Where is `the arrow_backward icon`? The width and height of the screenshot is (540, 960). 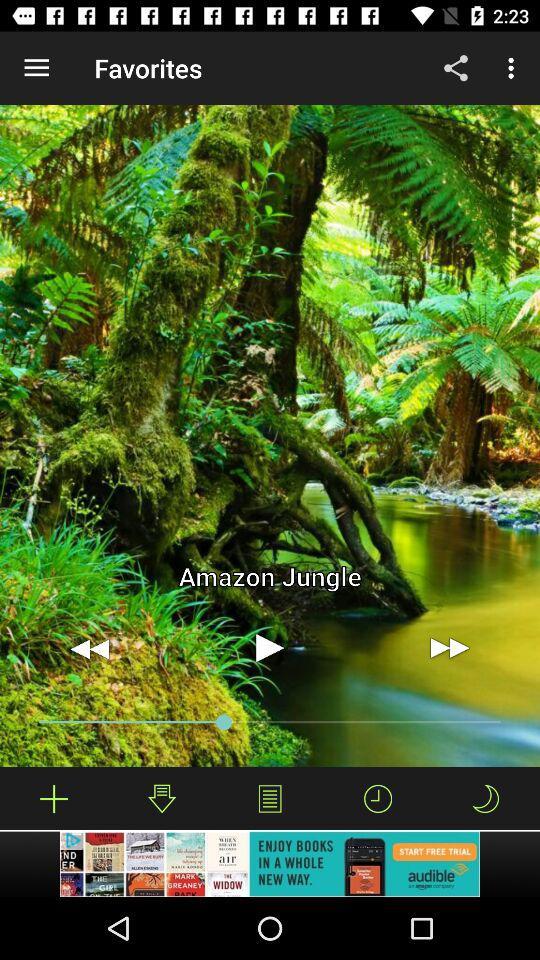 the arrow_backward icon is located at coordinates (89, 647).